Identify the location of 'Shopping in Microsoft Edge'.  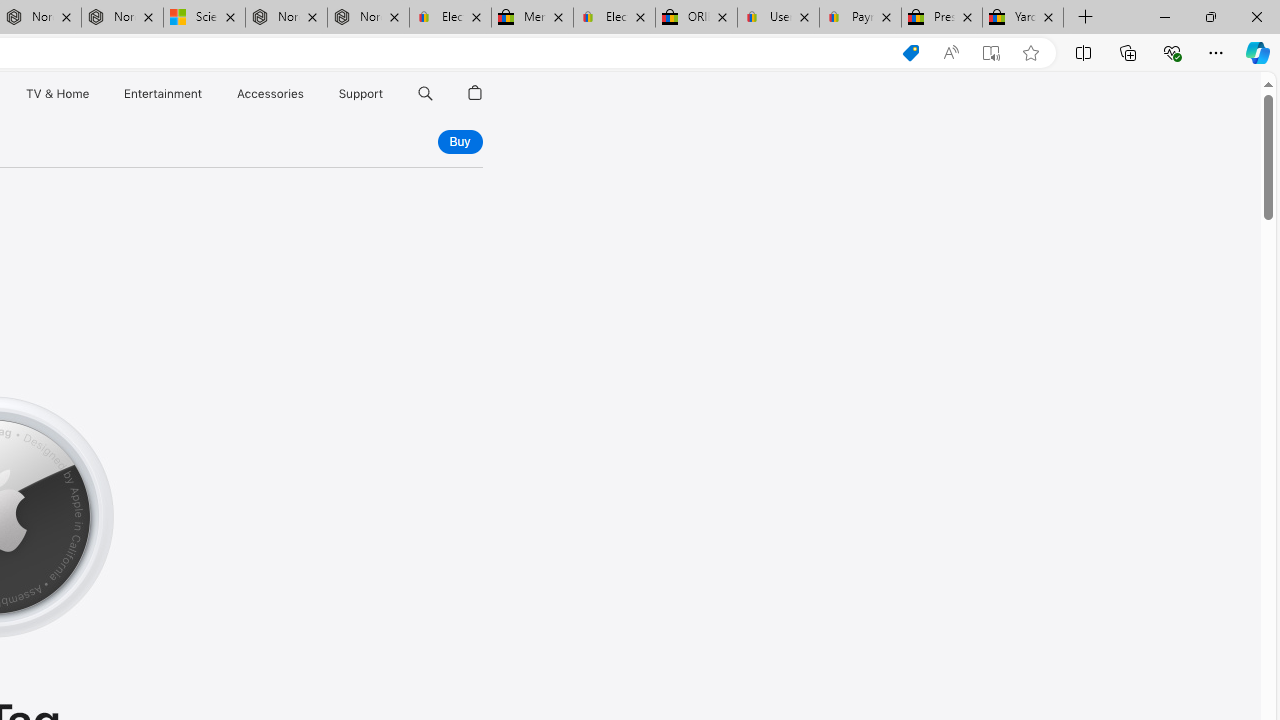
(909, 52).